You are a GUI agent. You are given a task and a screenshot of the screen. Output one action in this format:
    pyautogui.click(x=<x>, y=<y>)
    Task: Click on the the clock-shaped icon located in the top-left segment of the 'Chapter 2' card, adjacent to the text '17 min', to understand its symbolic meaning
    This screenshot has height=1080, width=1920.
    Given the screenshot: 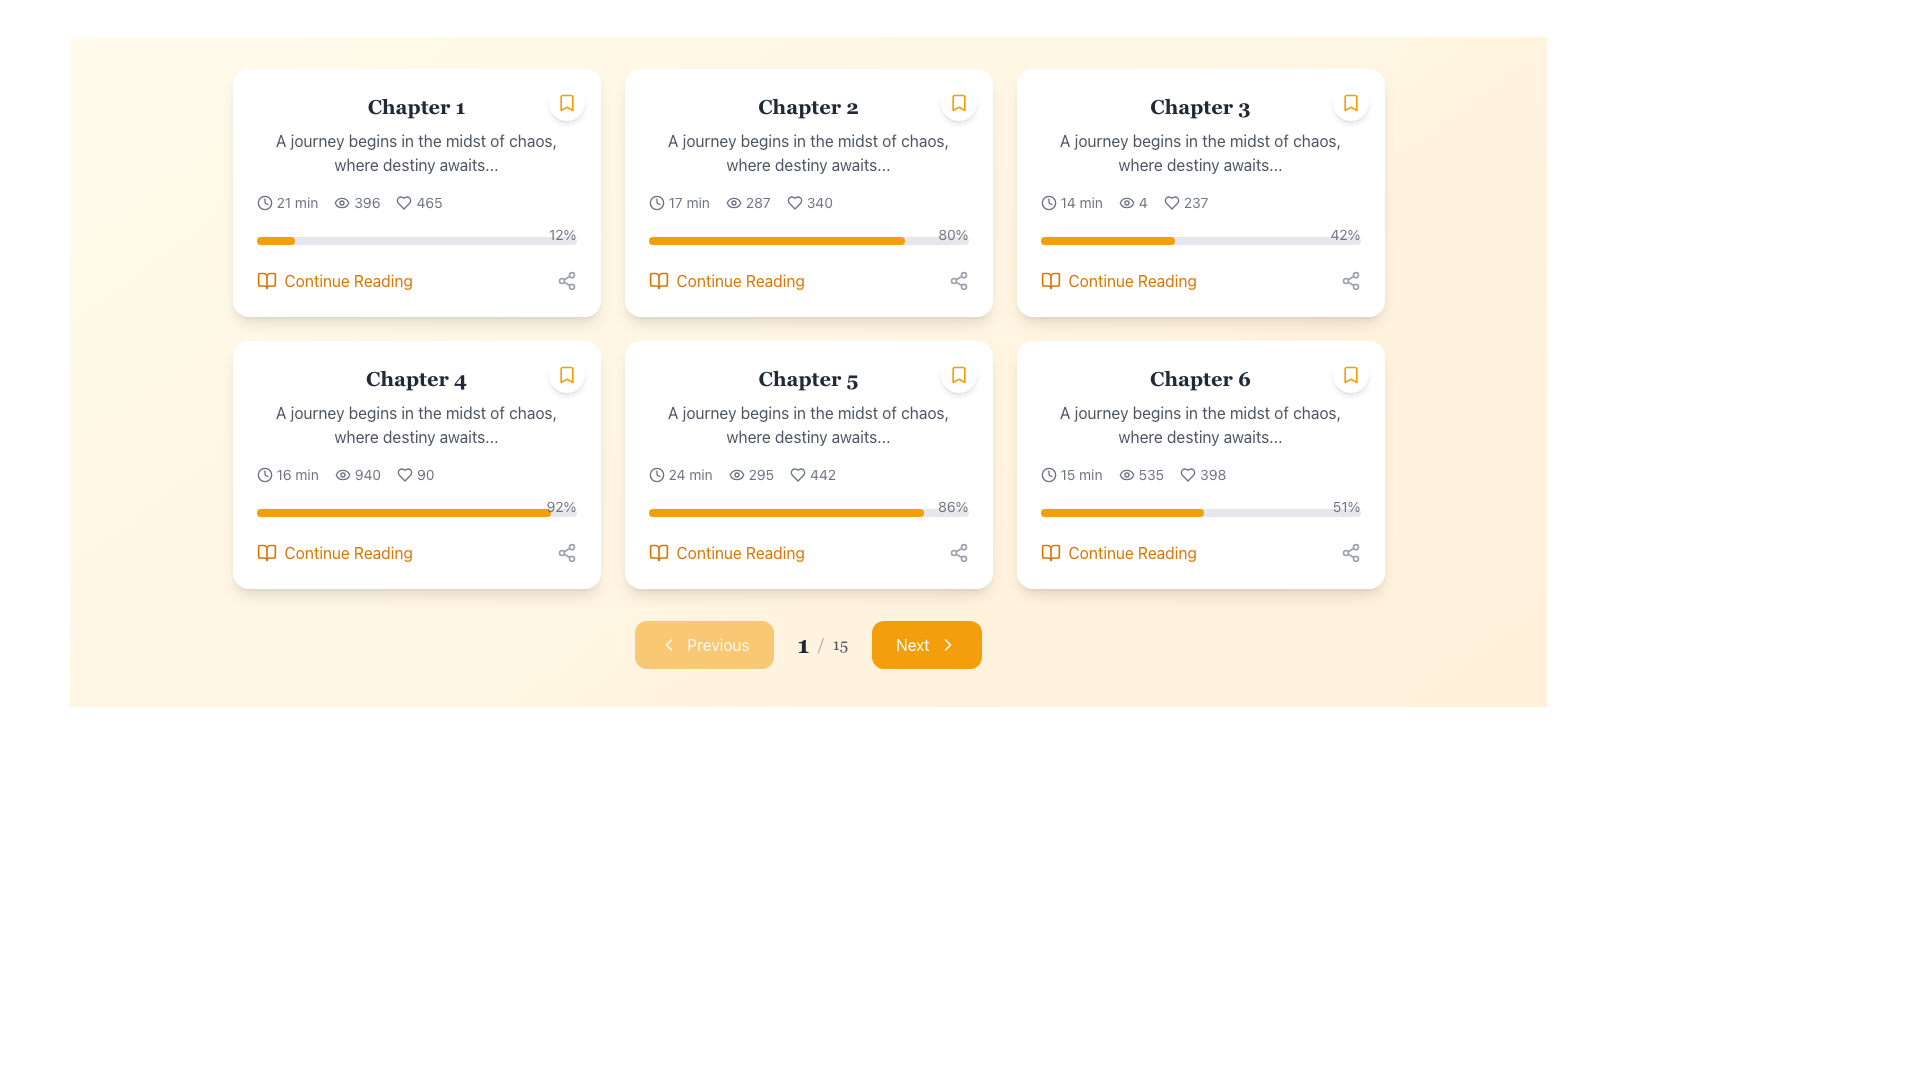 What is the action you would take?
    pyautogui.click(x=656, y=203)
    